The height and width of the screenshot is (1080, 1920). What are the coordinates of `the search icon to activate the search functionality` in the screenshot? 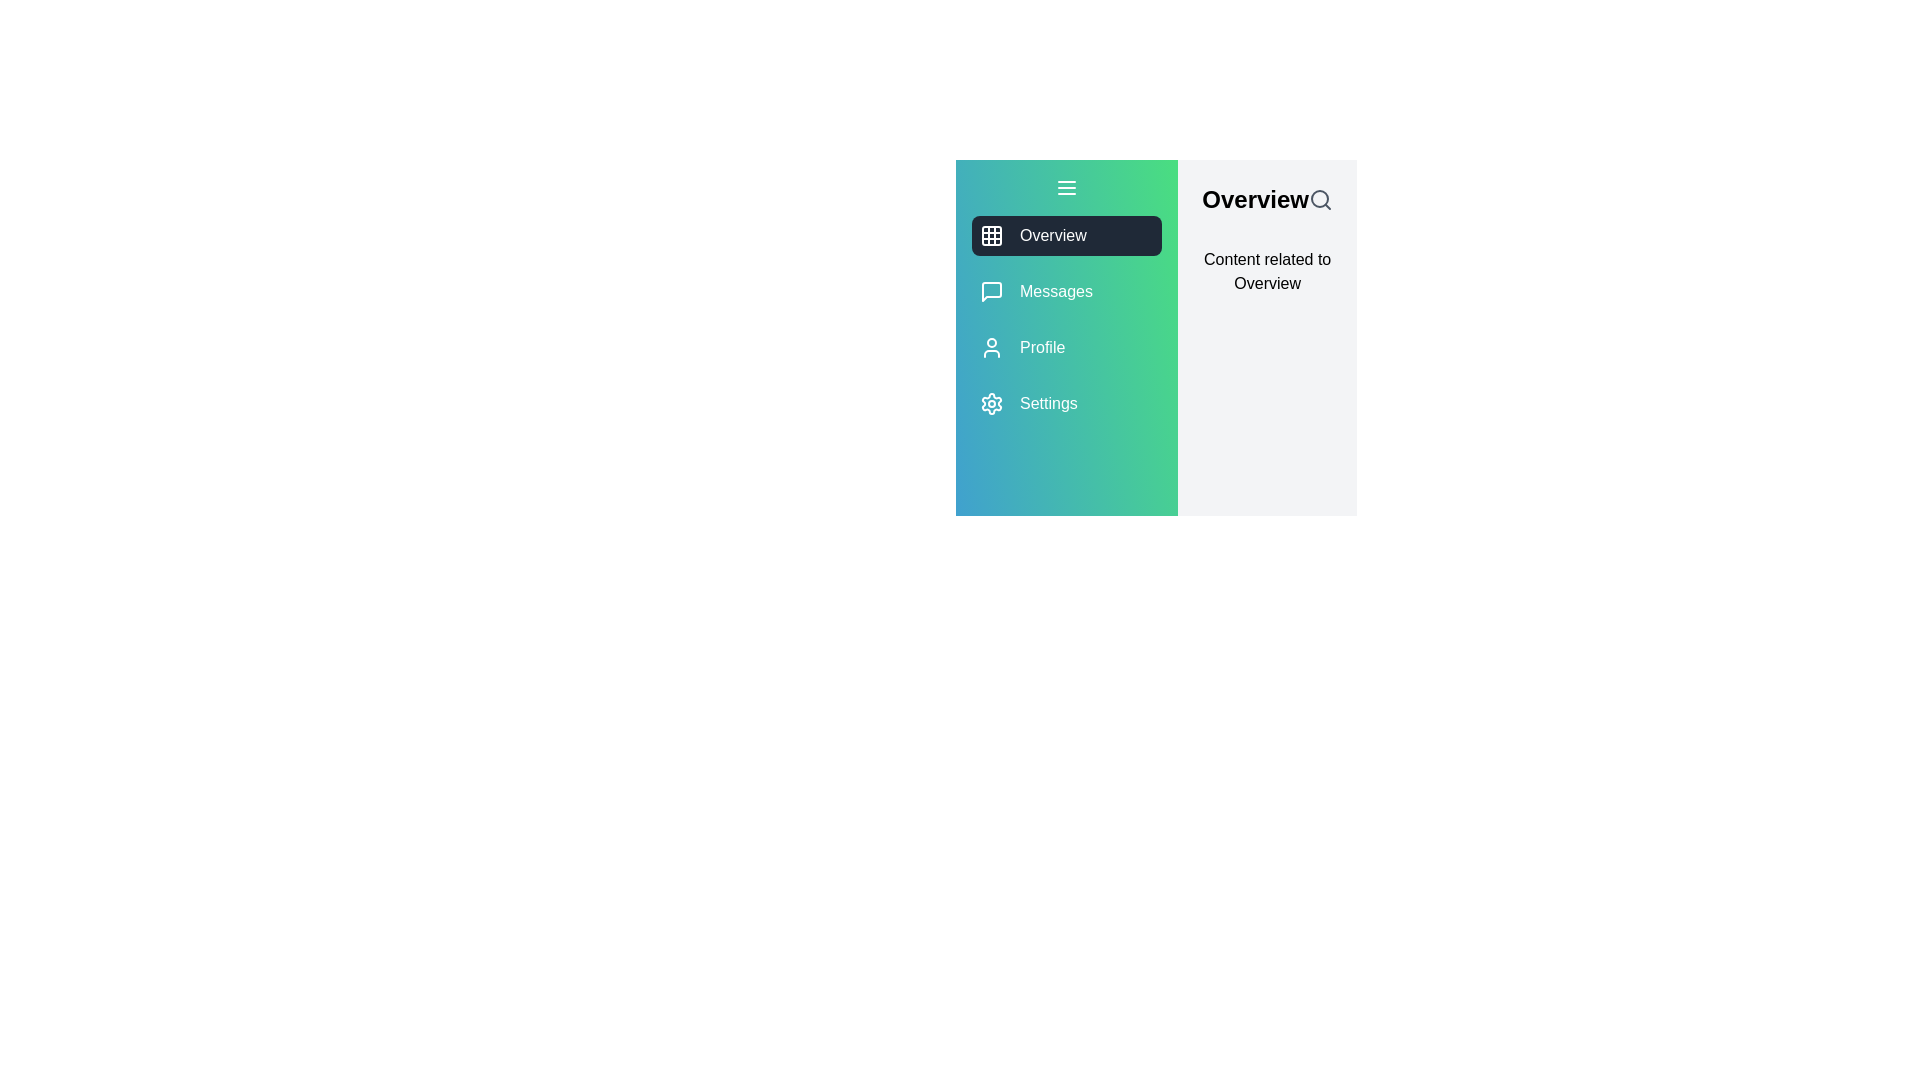 It's located at (1320, 200).